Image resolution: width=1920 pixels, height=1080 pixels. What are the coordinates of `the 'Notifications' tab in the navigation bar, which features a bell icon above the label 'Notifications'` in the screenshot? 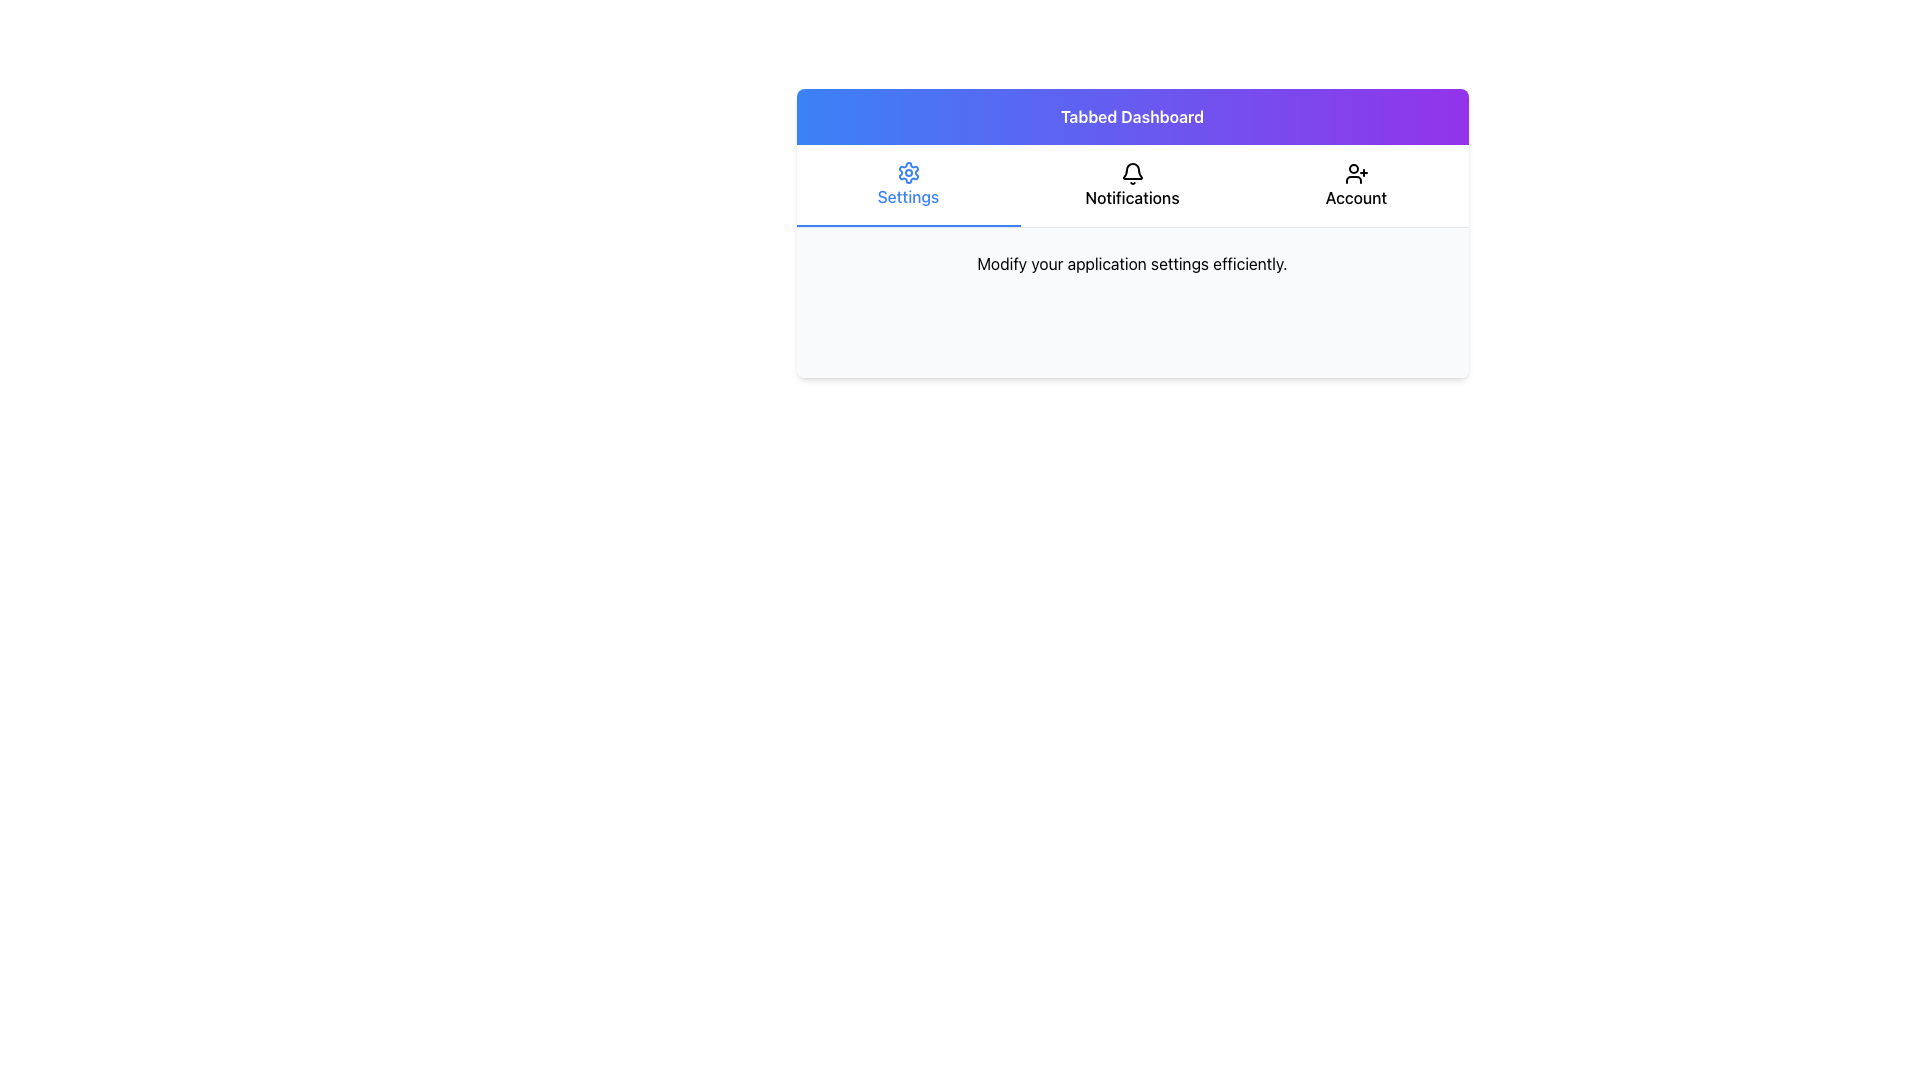 It's located at (1132, 185).